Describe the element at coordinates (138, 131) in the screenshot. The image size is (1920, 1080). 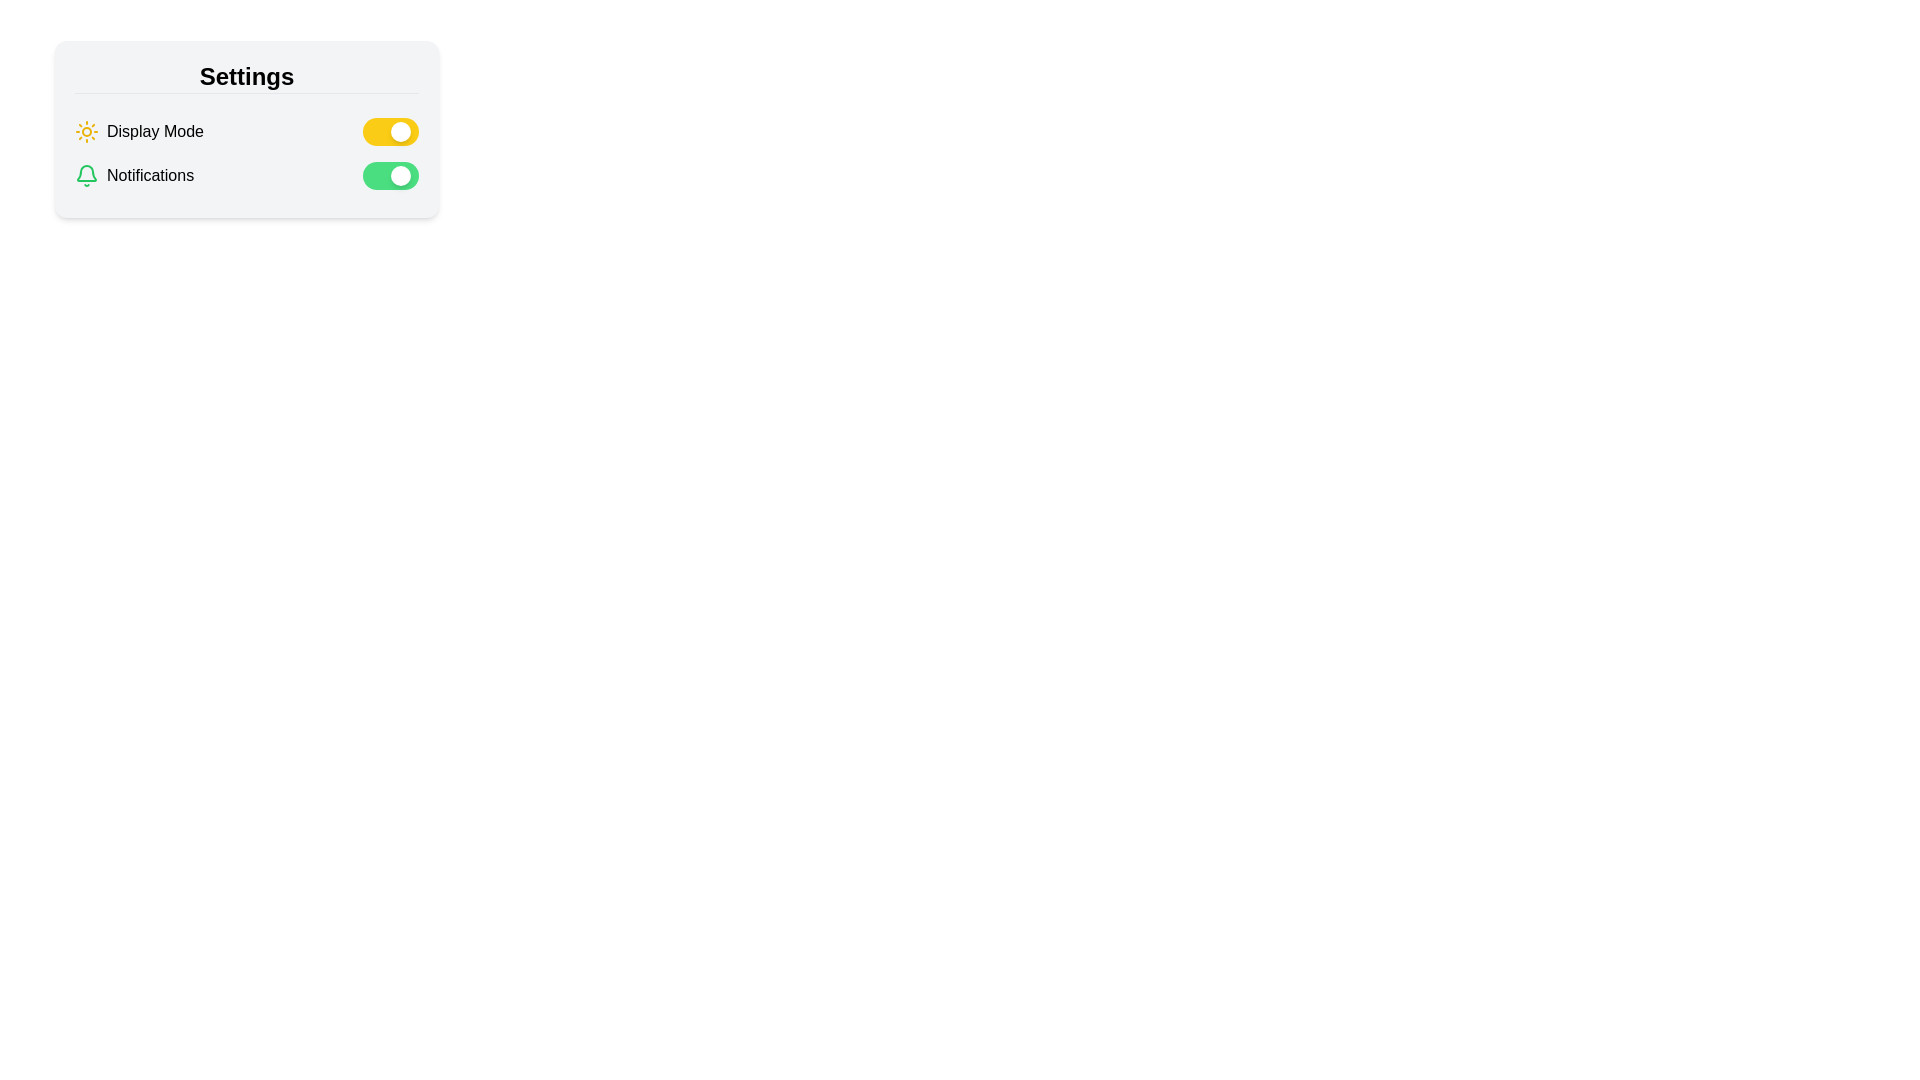
I see `the 'Display Mode' label with the sun icon, located at the top of the settings options in the 'Settings' panel` at that location.